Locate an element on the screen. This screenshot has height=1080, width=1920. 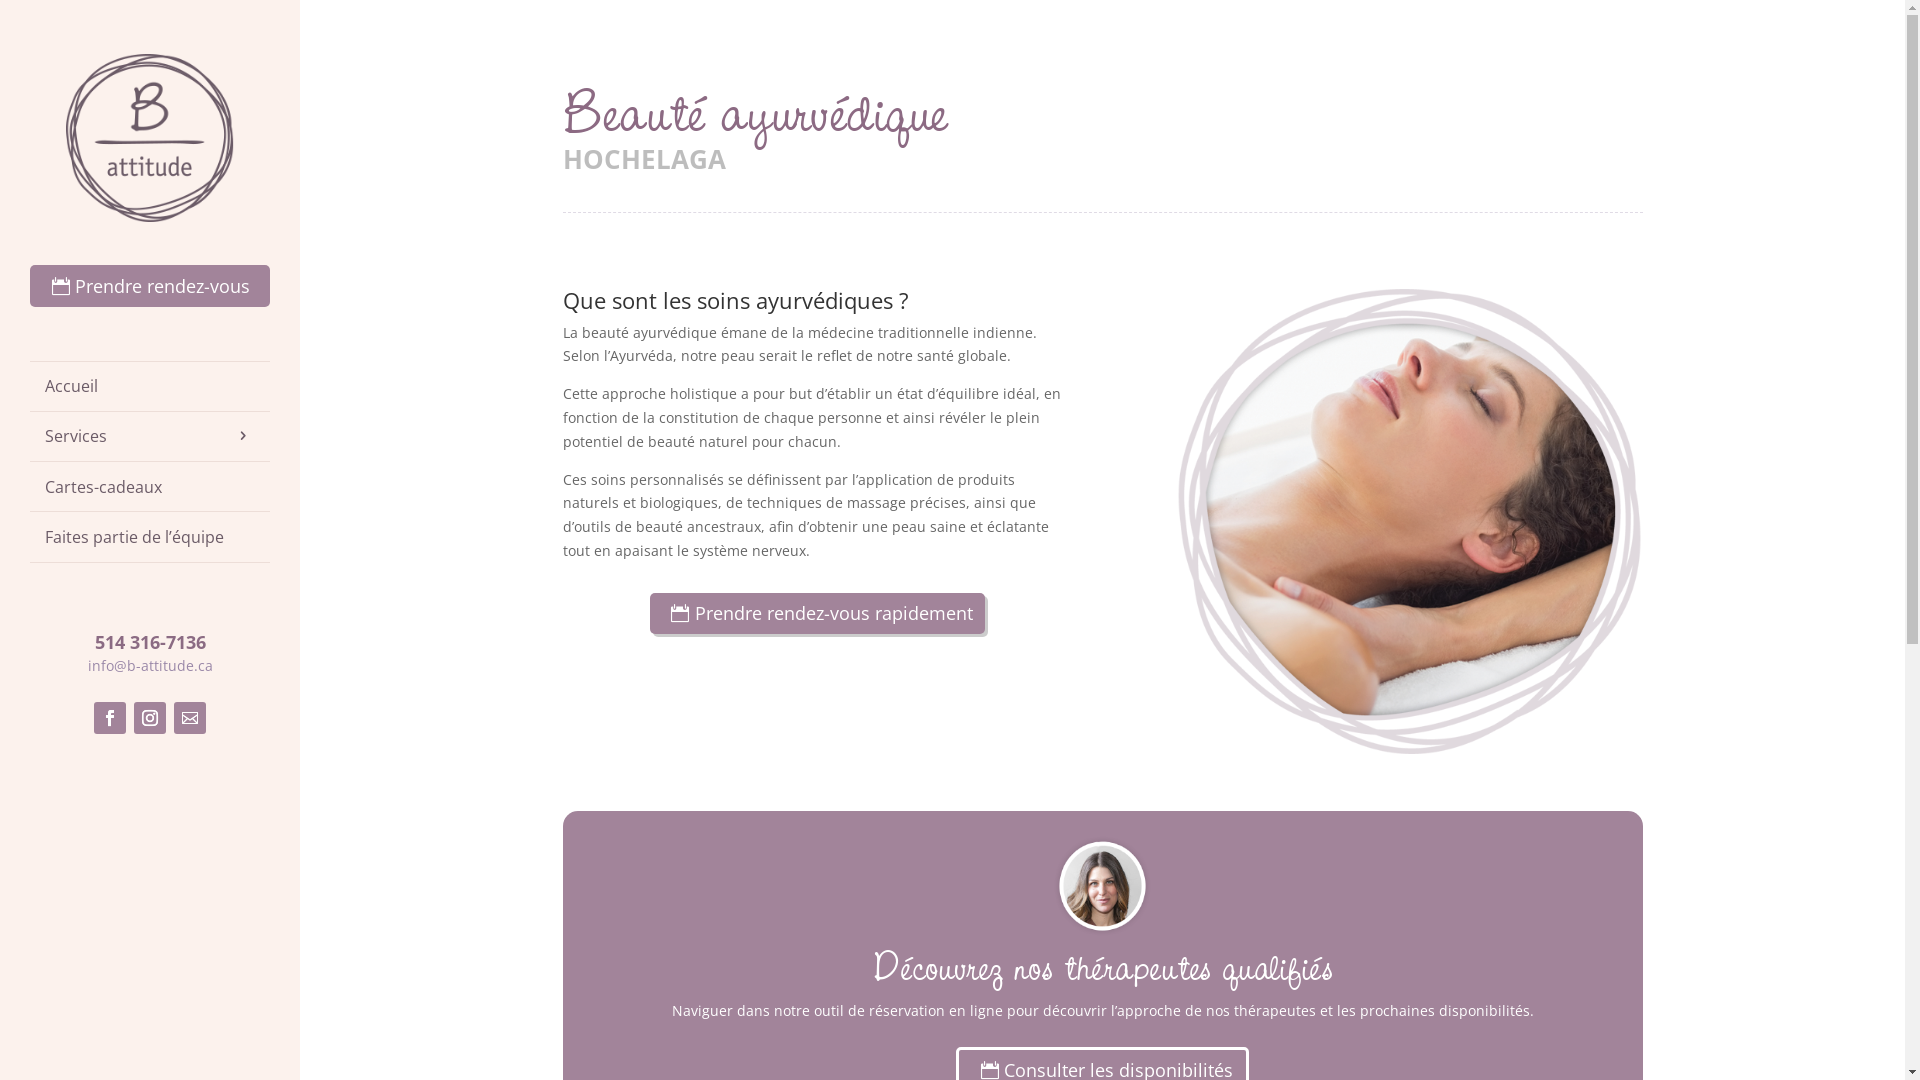
'Cartes-cadeaux' is located at coordinates (148, 486).